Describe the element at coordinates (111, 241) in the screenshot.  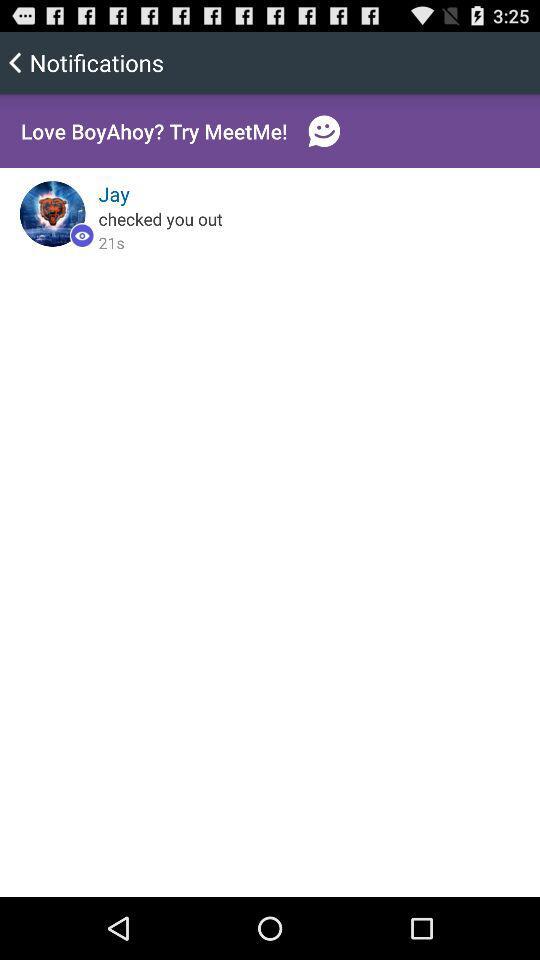
I see `the item below the checked you out item` at that location.